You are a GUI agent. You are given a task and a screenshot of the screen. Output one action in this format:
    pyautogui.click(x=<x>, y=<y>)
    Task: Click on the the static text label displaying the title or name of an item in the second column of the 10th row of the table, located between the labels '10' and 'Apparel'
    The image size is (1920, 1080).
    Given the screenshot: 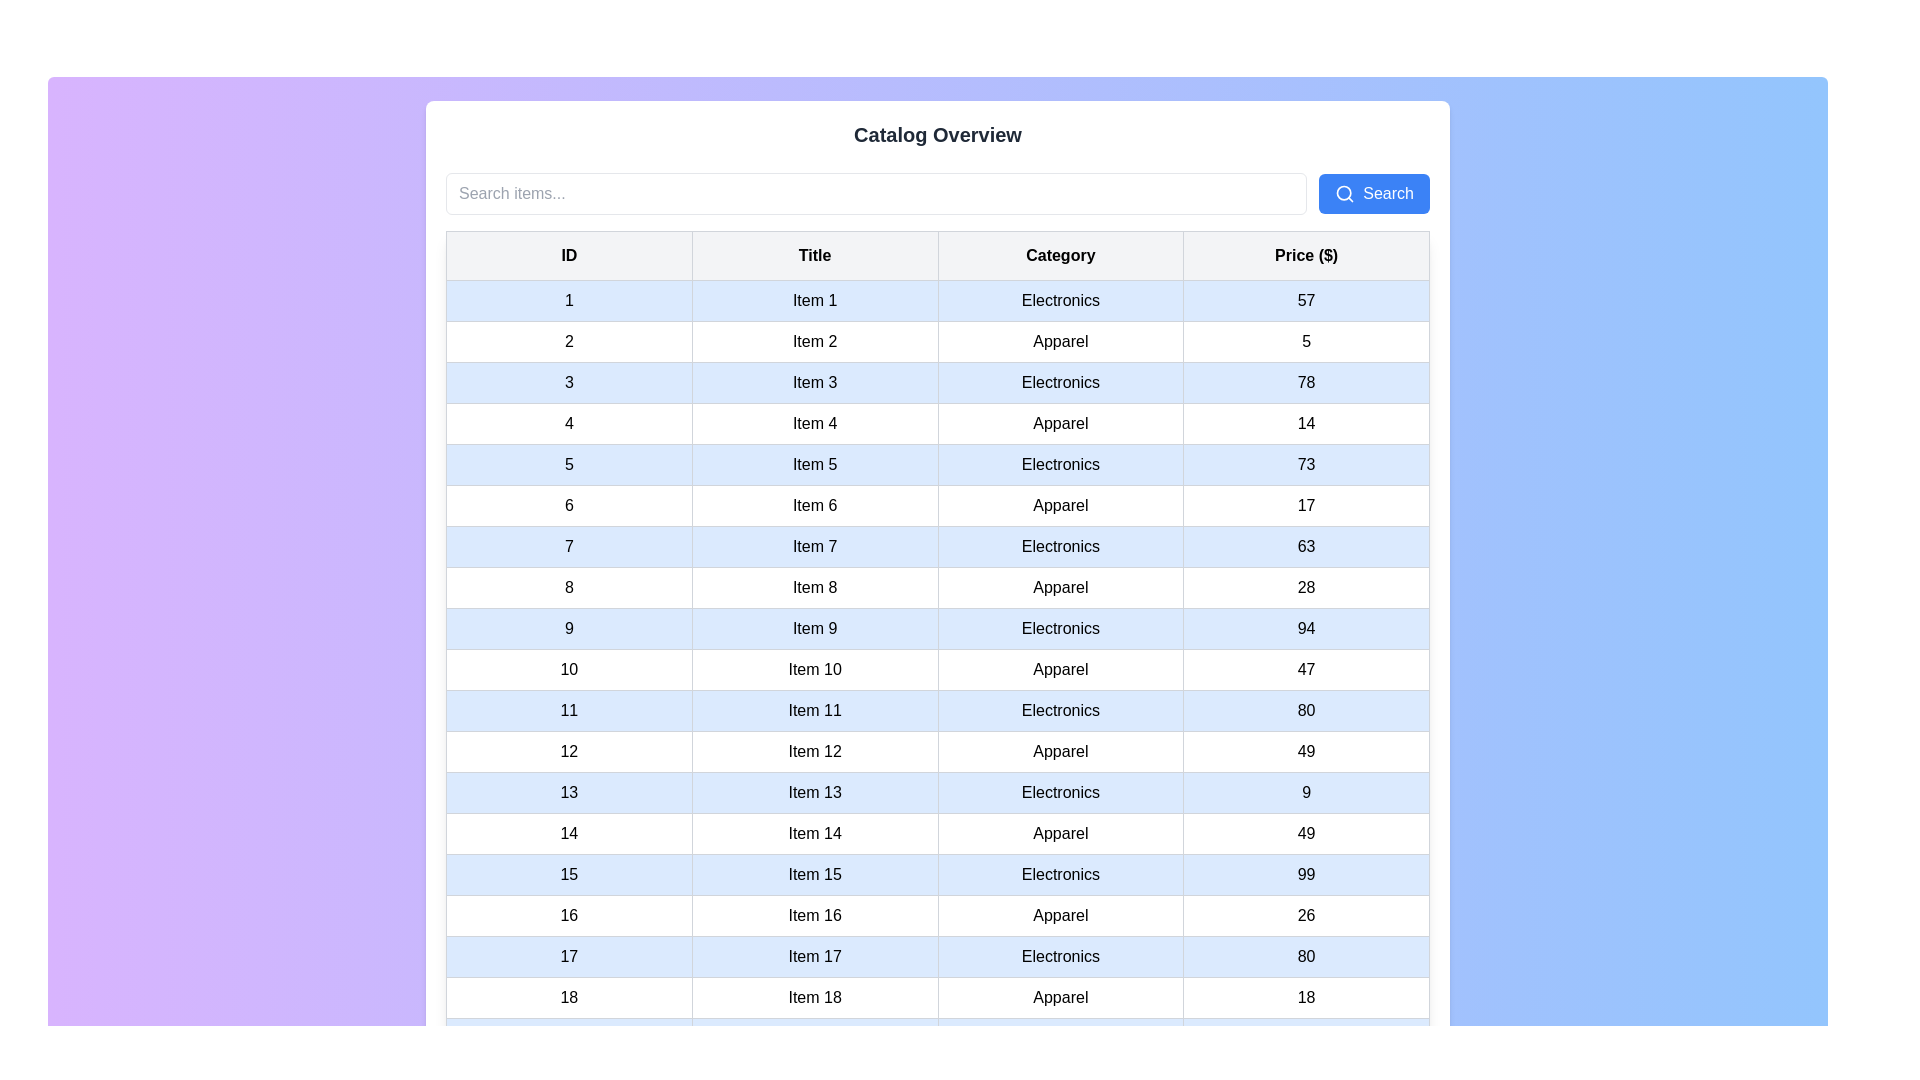 What is the action you would take?
    pyautogui.click(x=815, y=670)
    